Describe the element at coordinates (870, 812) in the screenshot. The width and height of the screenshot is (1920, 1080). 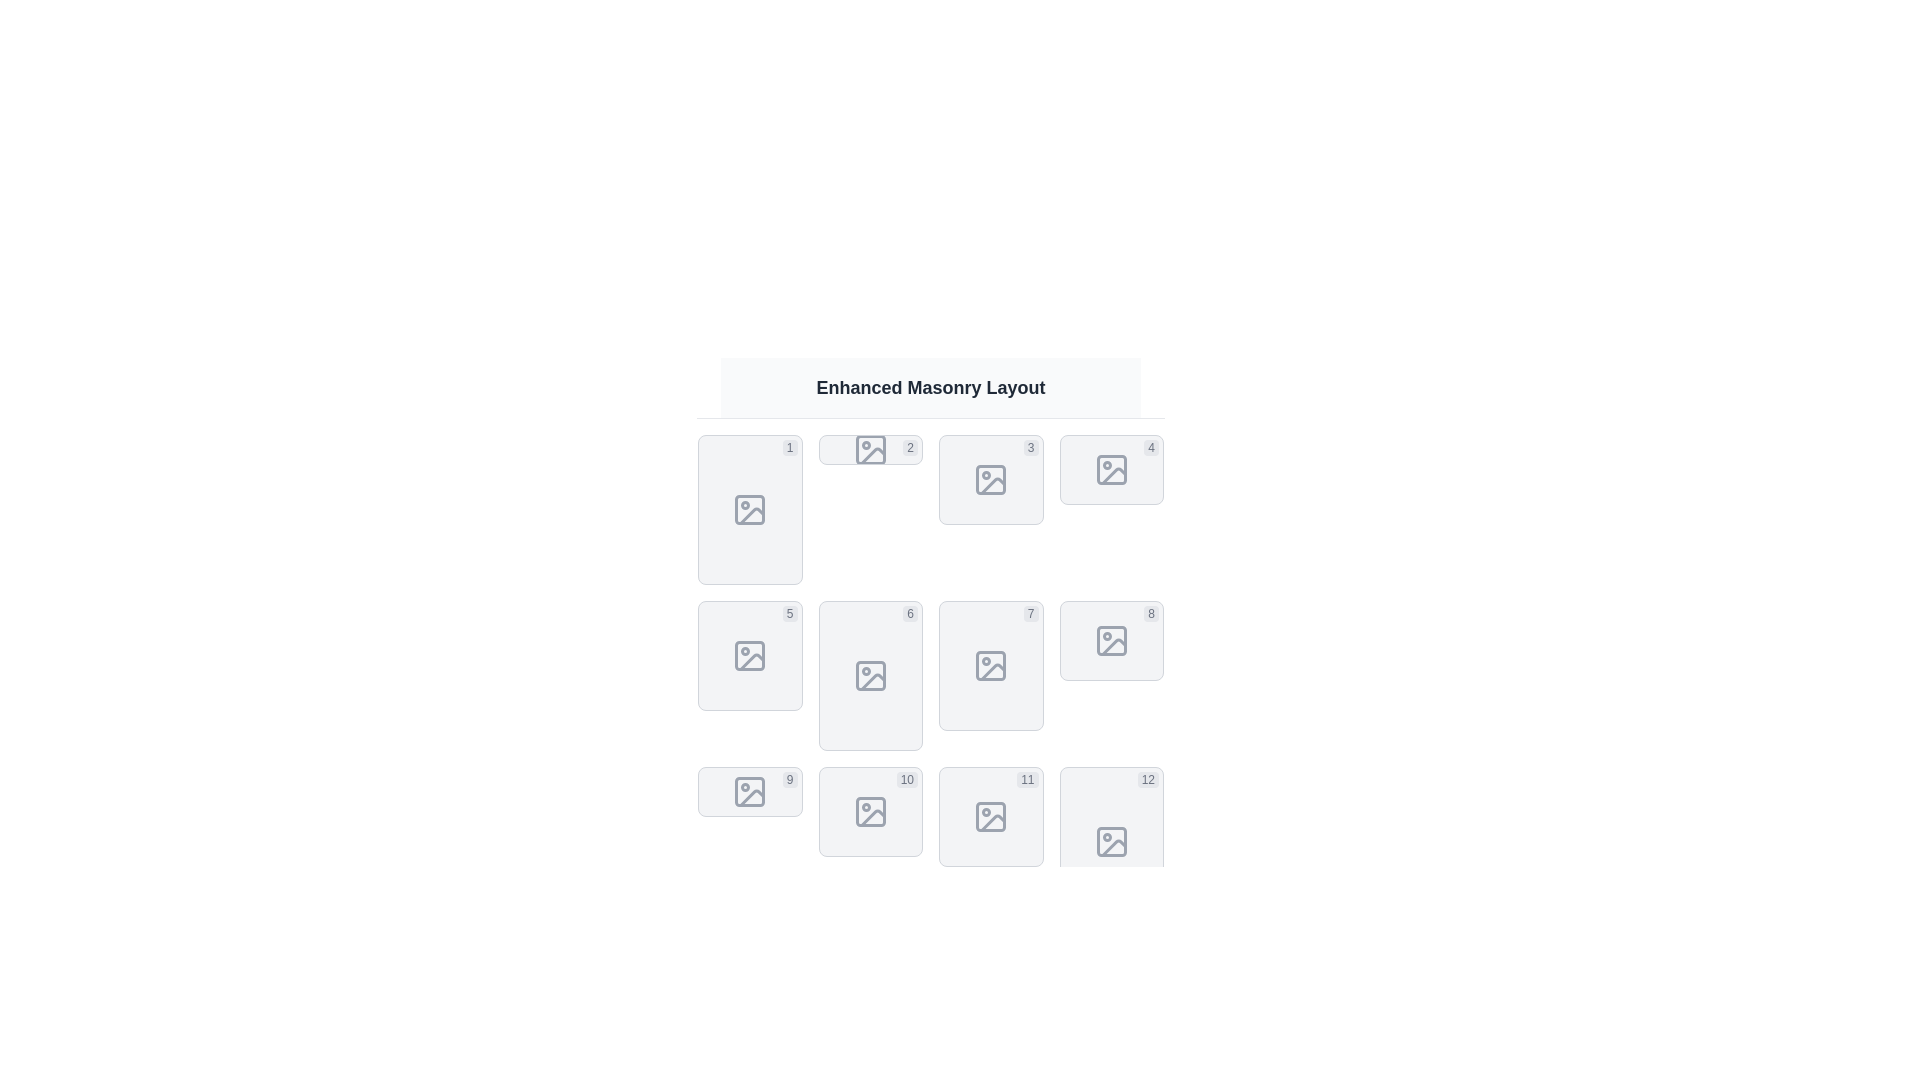
I see `the central rectangular part of the icon, which symbolizes a placeholder image, located in the tenth entry of a grid layout` at that location.